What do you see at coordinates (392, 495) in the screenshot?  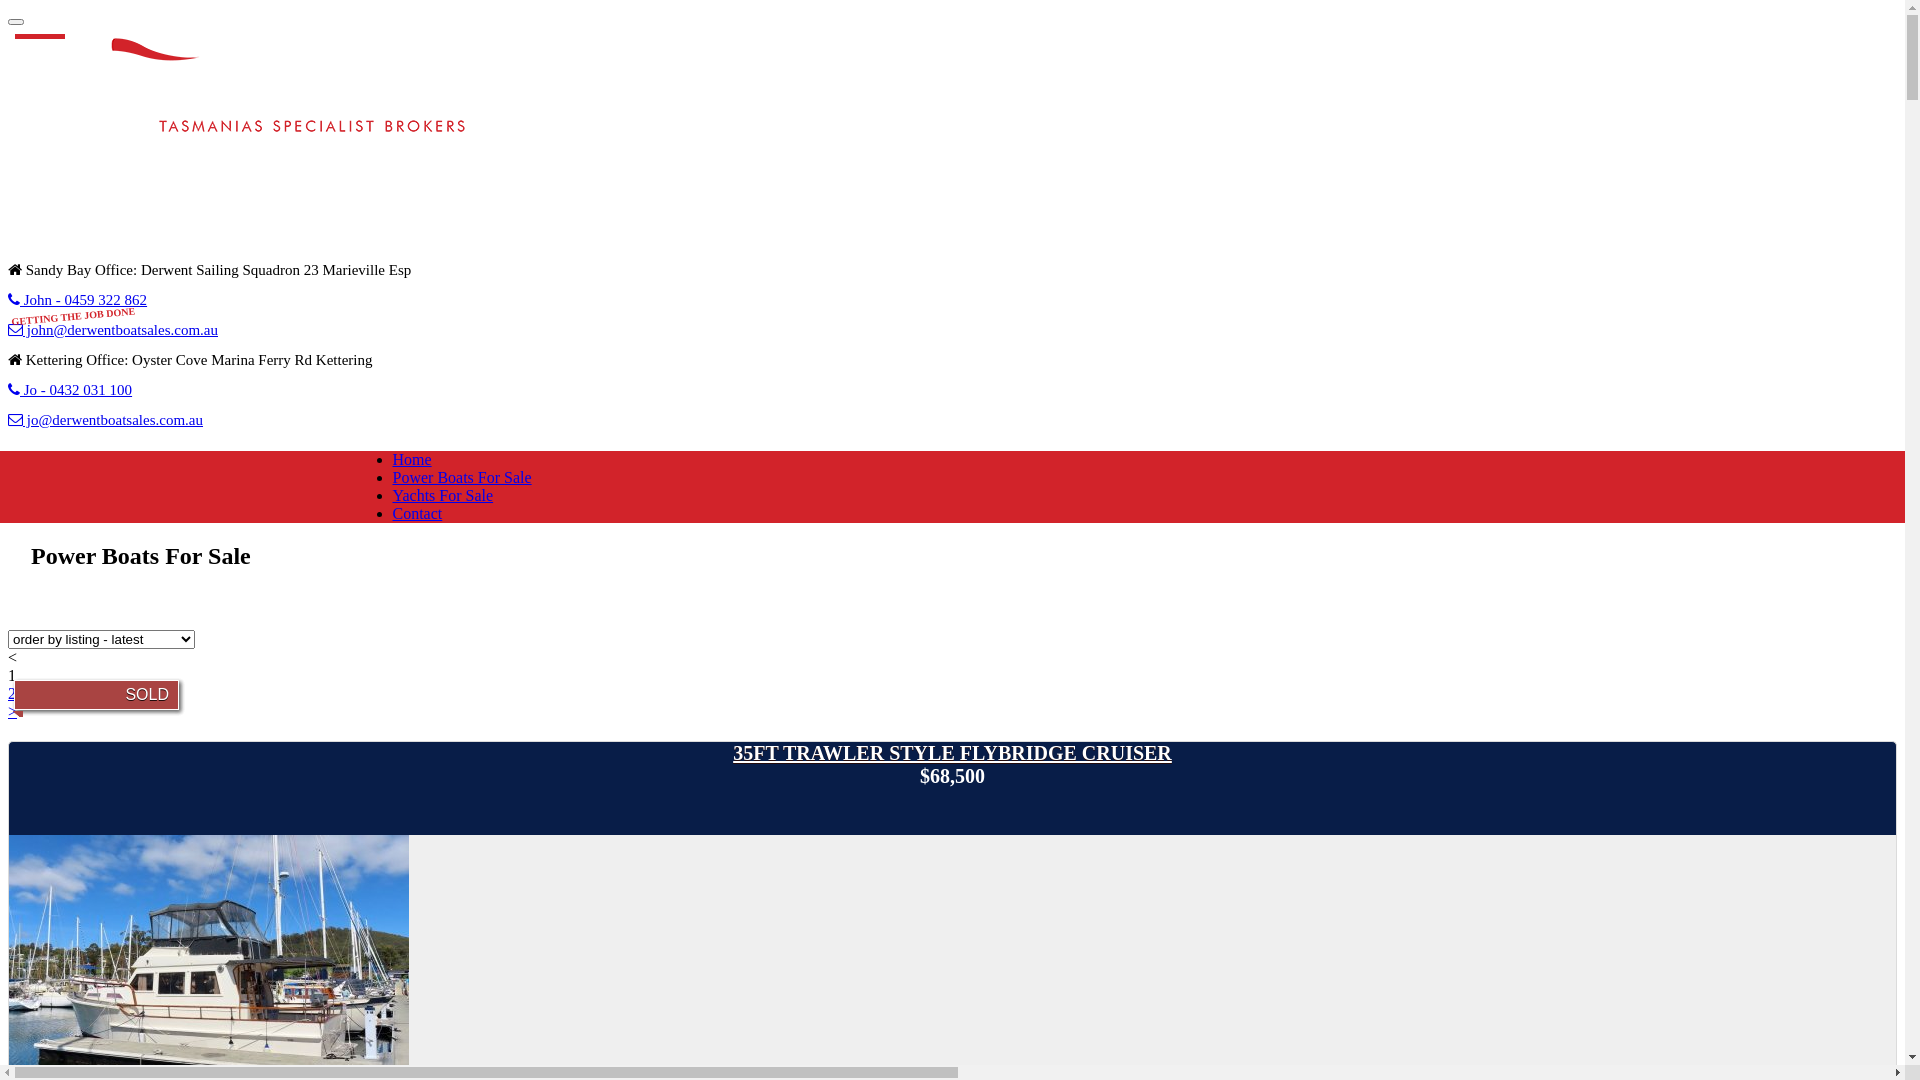 I see `'Yachts For Sale'` at bounding box center [392, 495].